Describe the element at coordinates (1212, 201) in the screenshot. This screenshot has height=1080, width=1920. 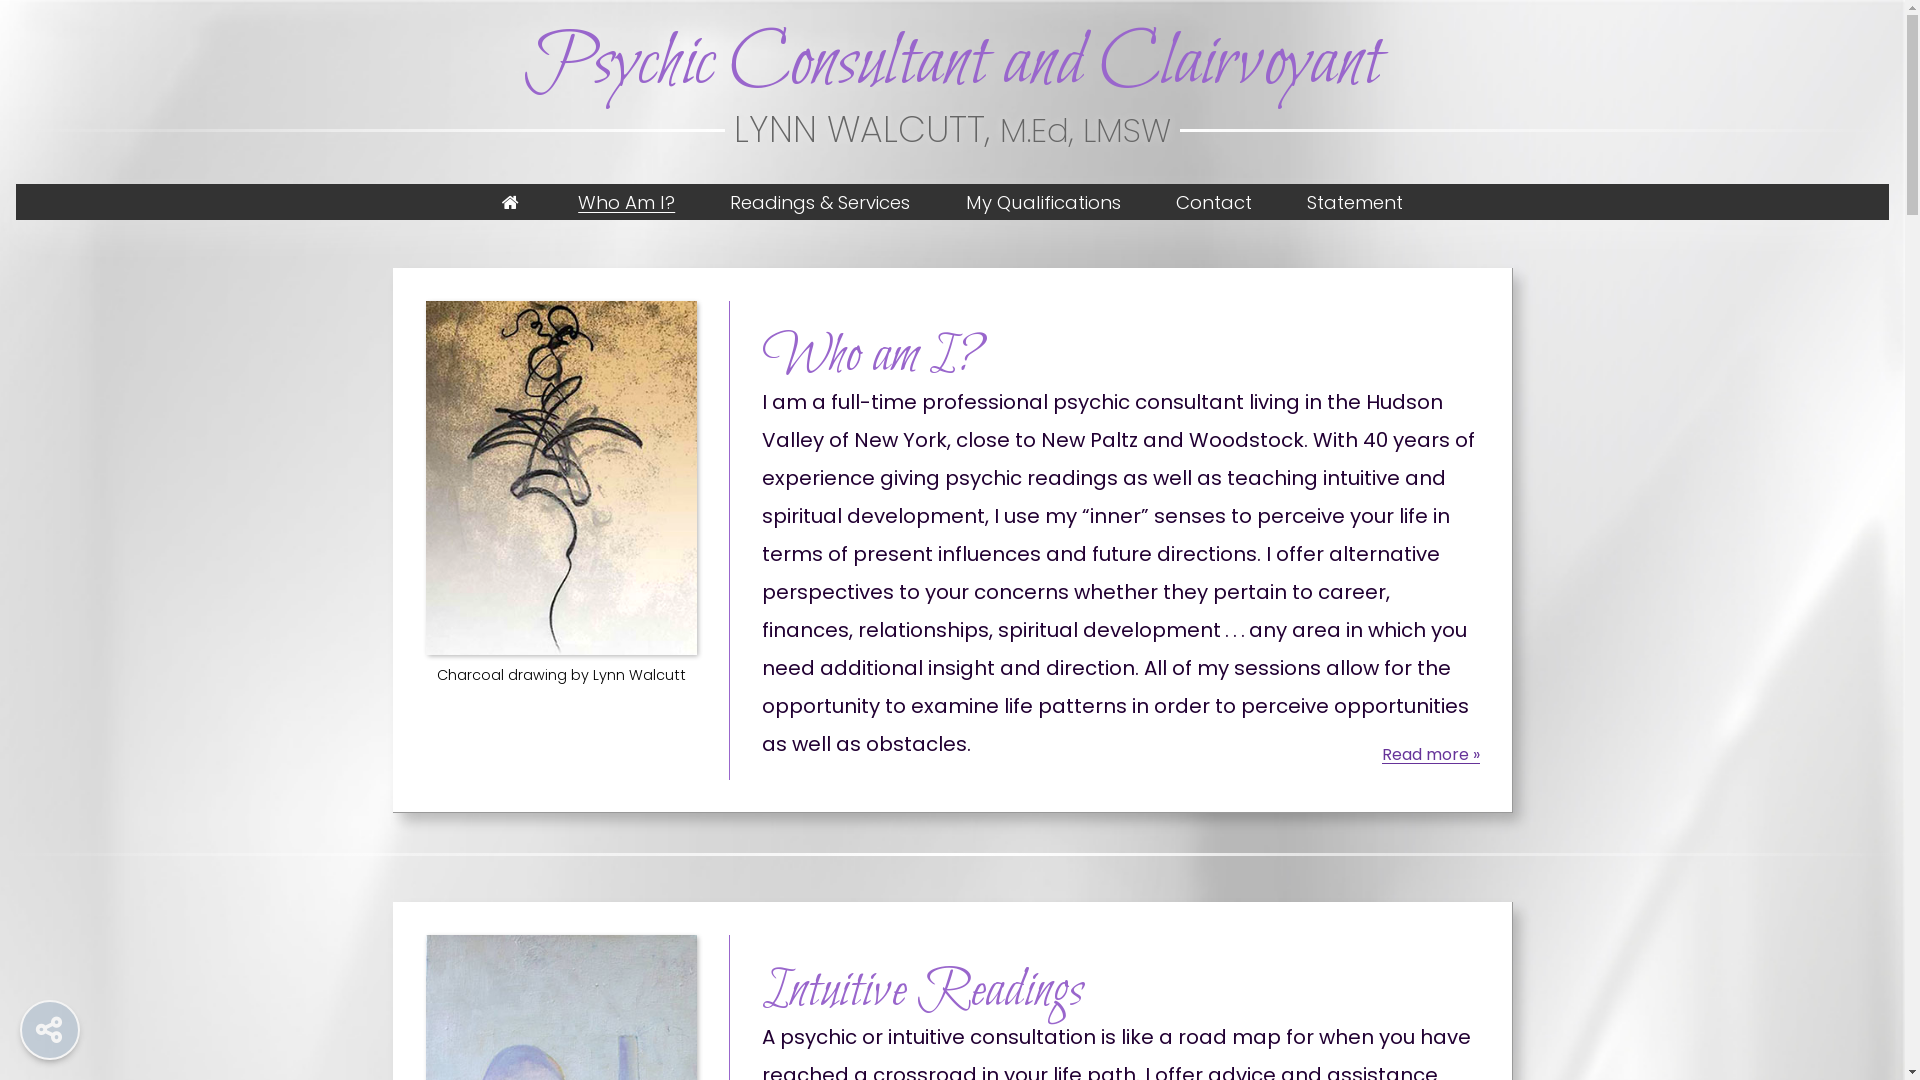
I see `'Contact'` at that location.